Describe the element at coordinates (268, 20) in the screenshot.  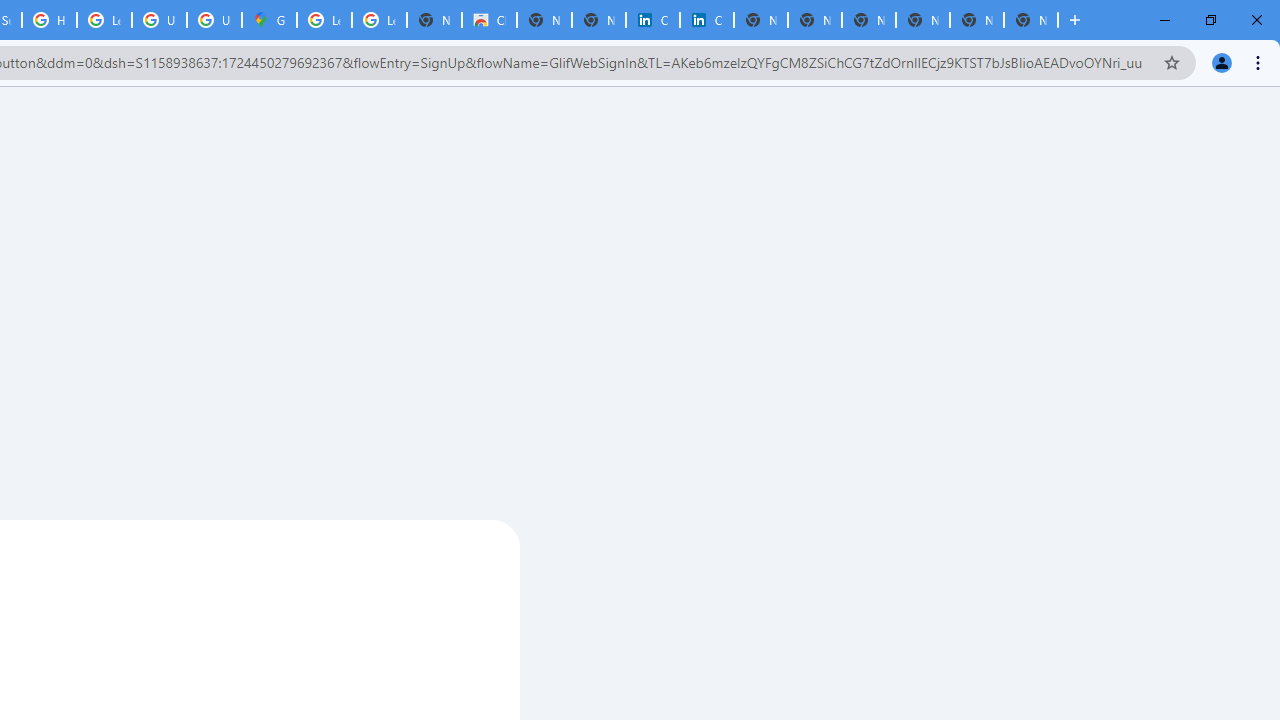
I see `'Google Maps'` at that location.